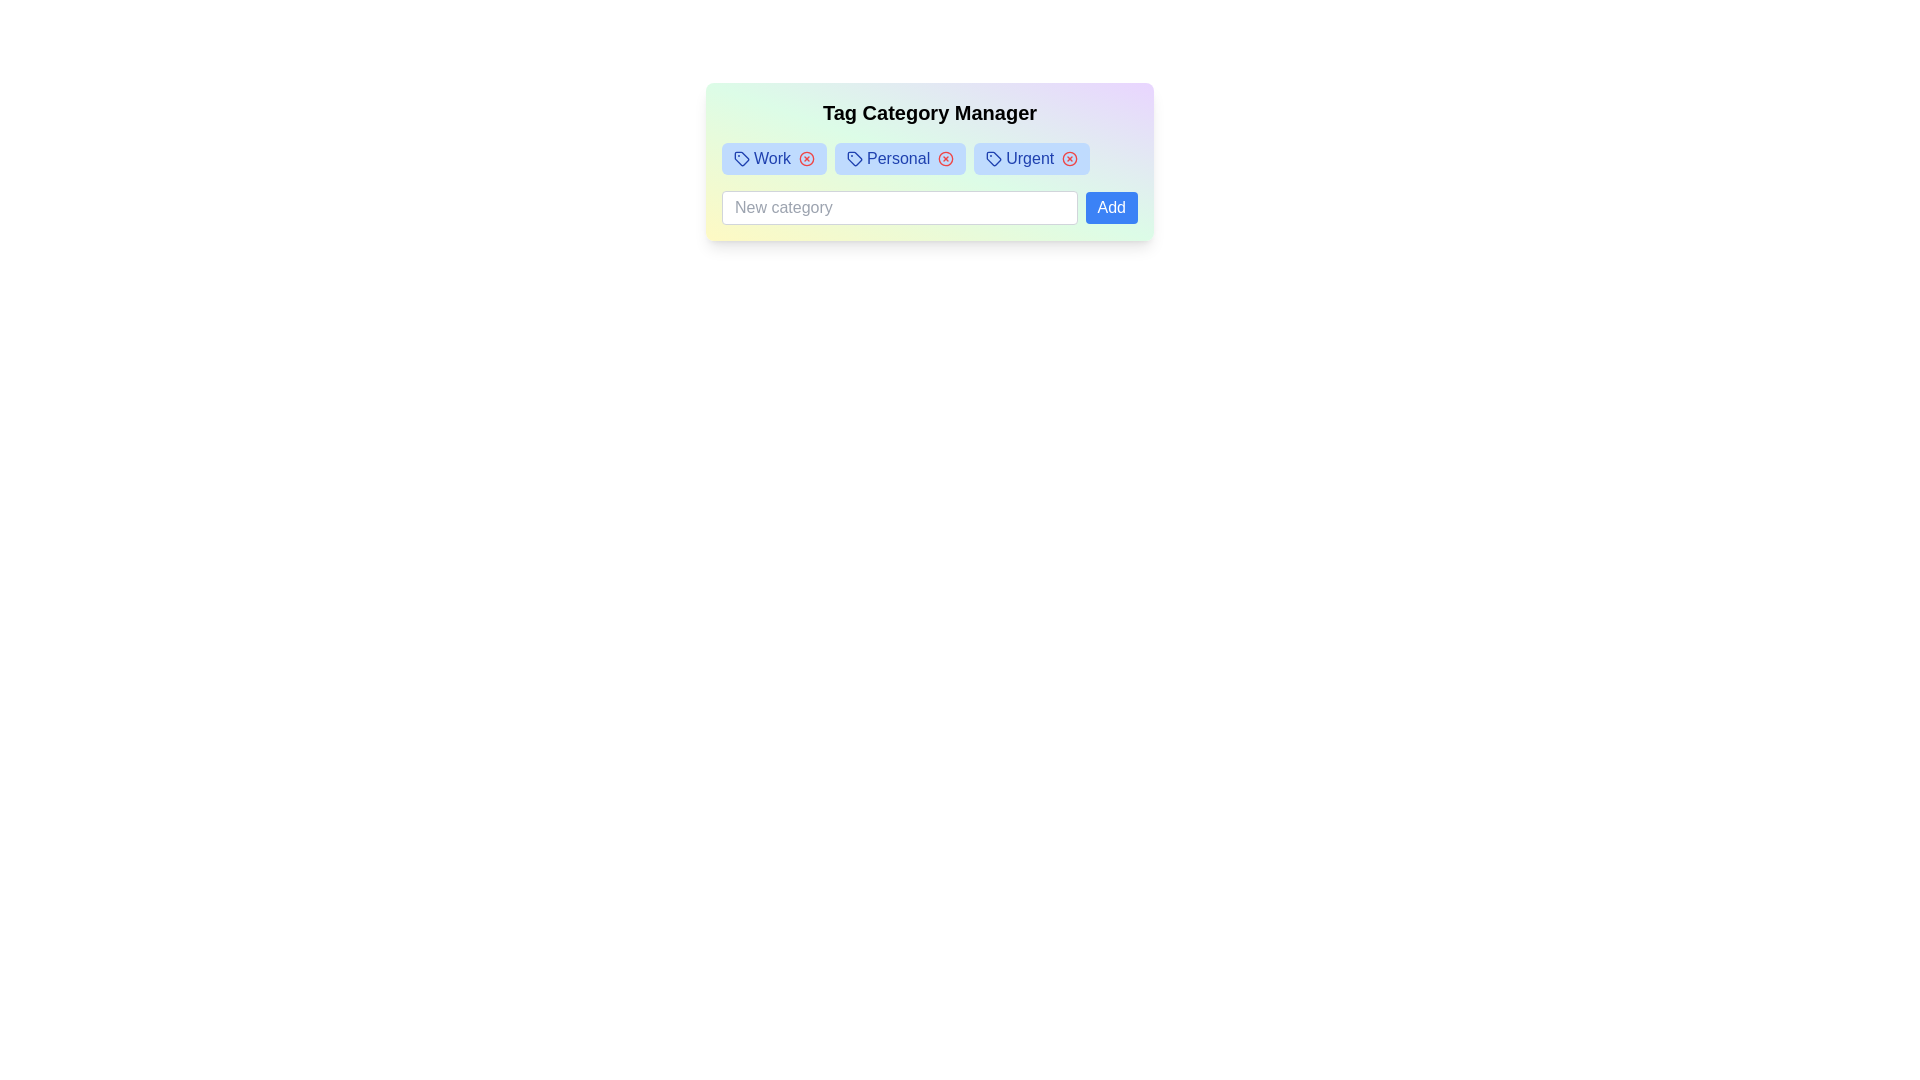 Image resolution: width=1920 pixels, height=1080 pixels. What do you see at coordinates (1032, 157) in the screenshot?
I see `'Urgent' badge with a removable option, which is the third badge in a horizontal group and located under the title 'Tag Category Manager'` at bounding box center [1032, 157].